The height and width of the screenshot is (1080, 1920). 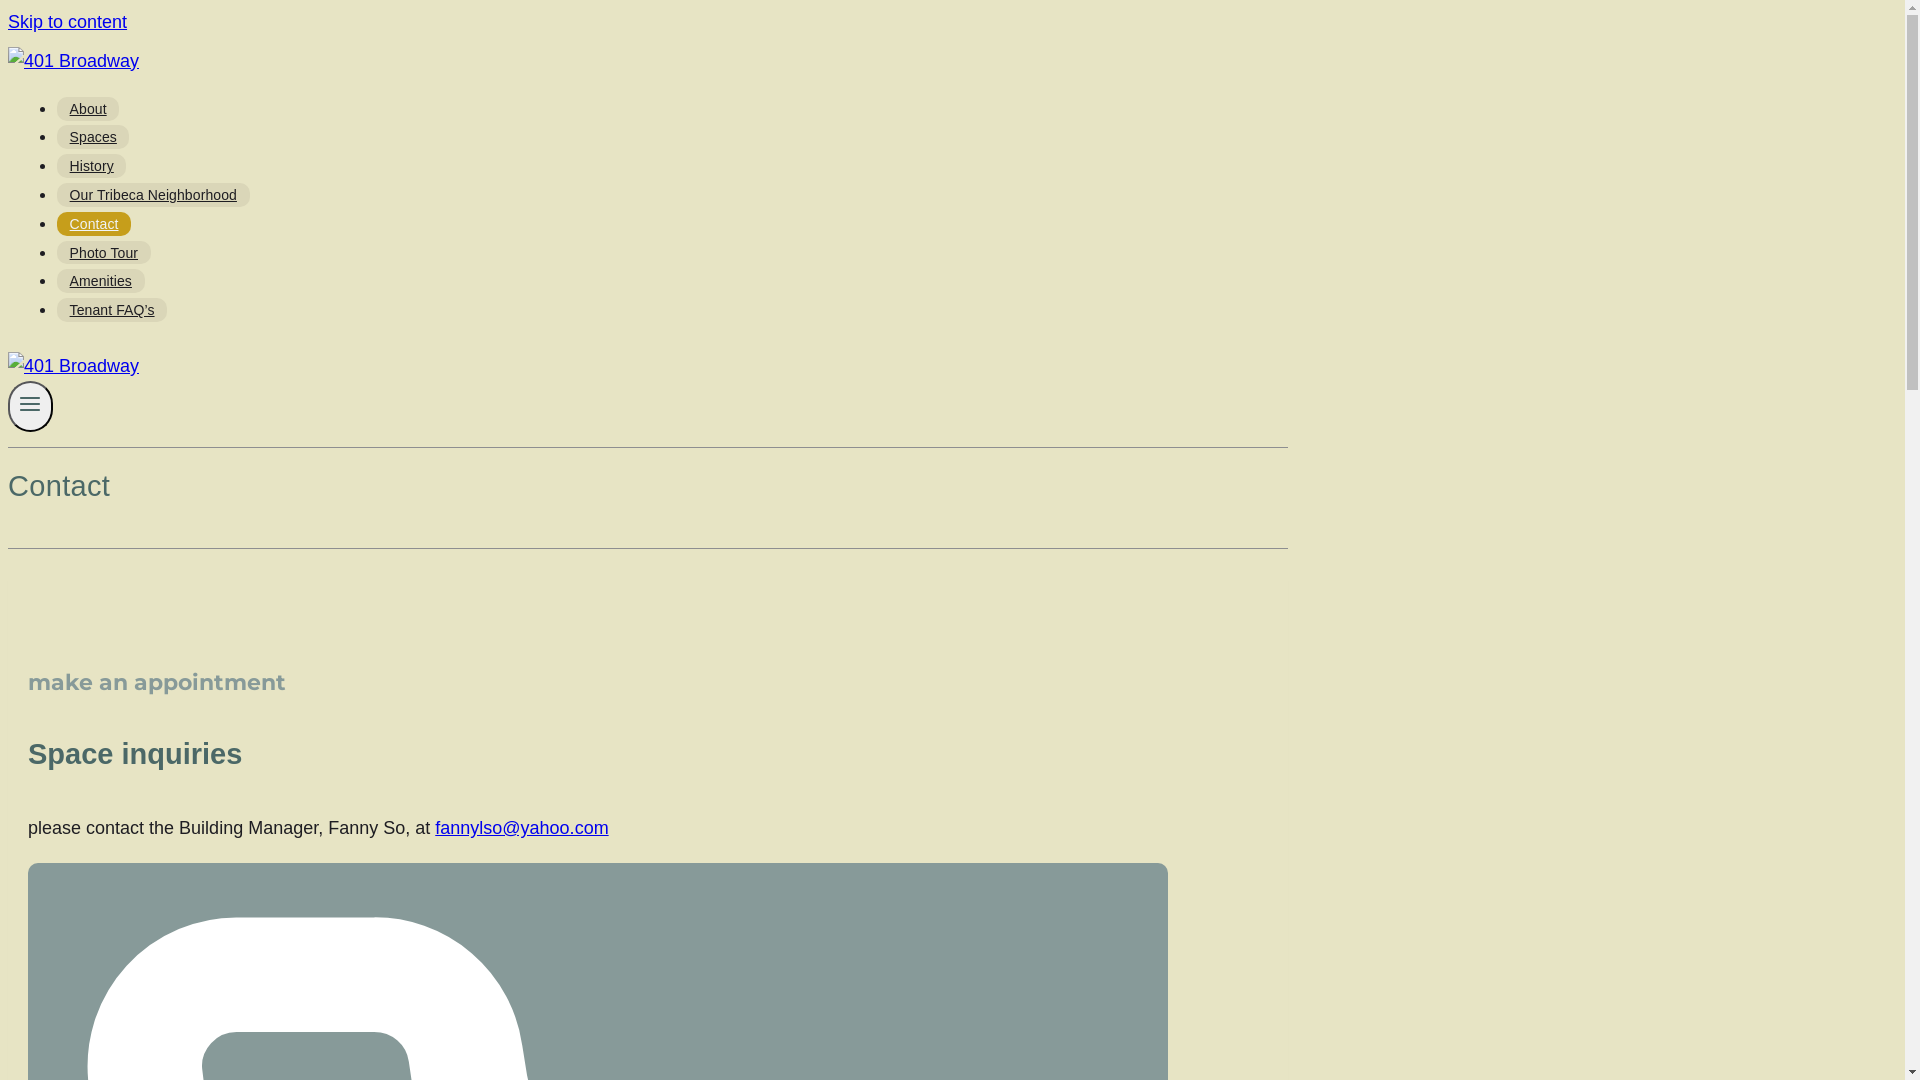 What do you see at coordinates (103, 252) in the screenshot?
I see `'Photo Tour'` at bounding box center [103, 252].